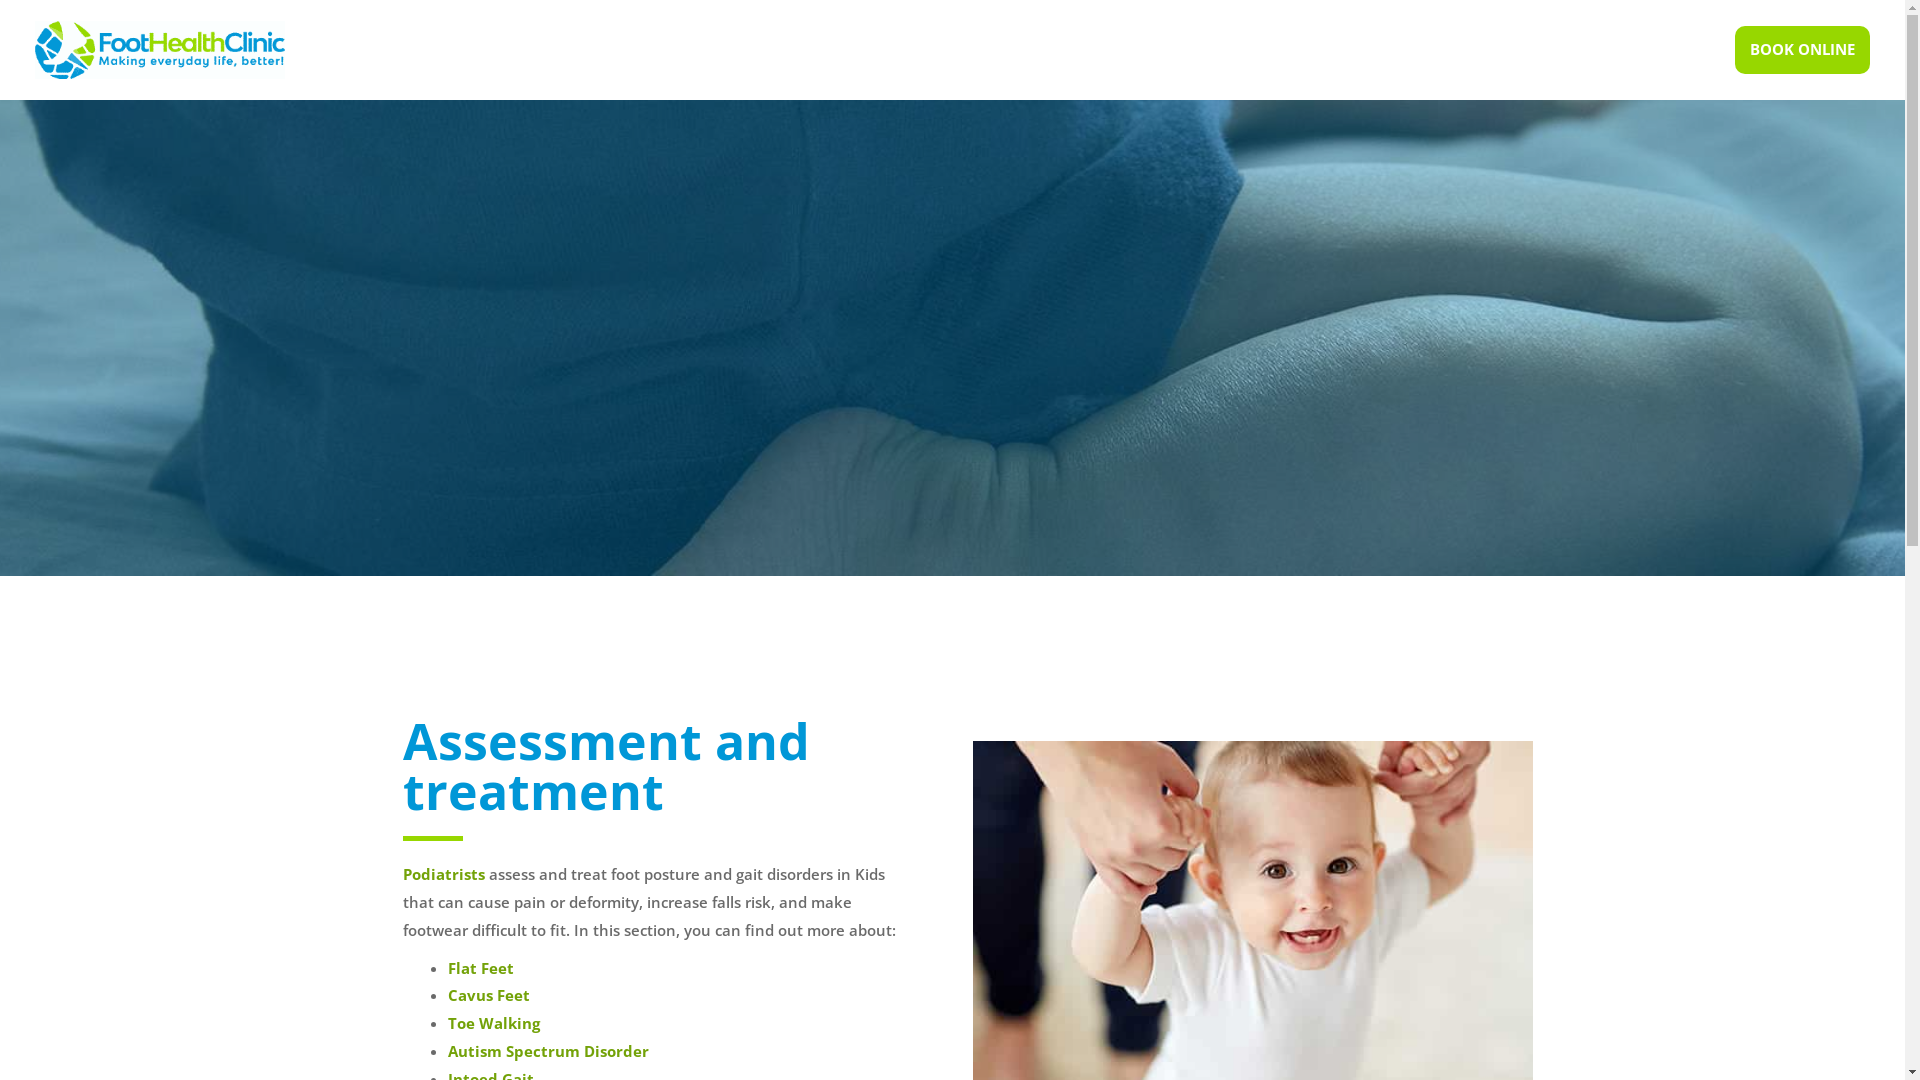 This screenshot has height=1080, width=1920. Describe the element at coordinates (489, 995) in the screenshot. I see `'Cavus Feet'` at that location.